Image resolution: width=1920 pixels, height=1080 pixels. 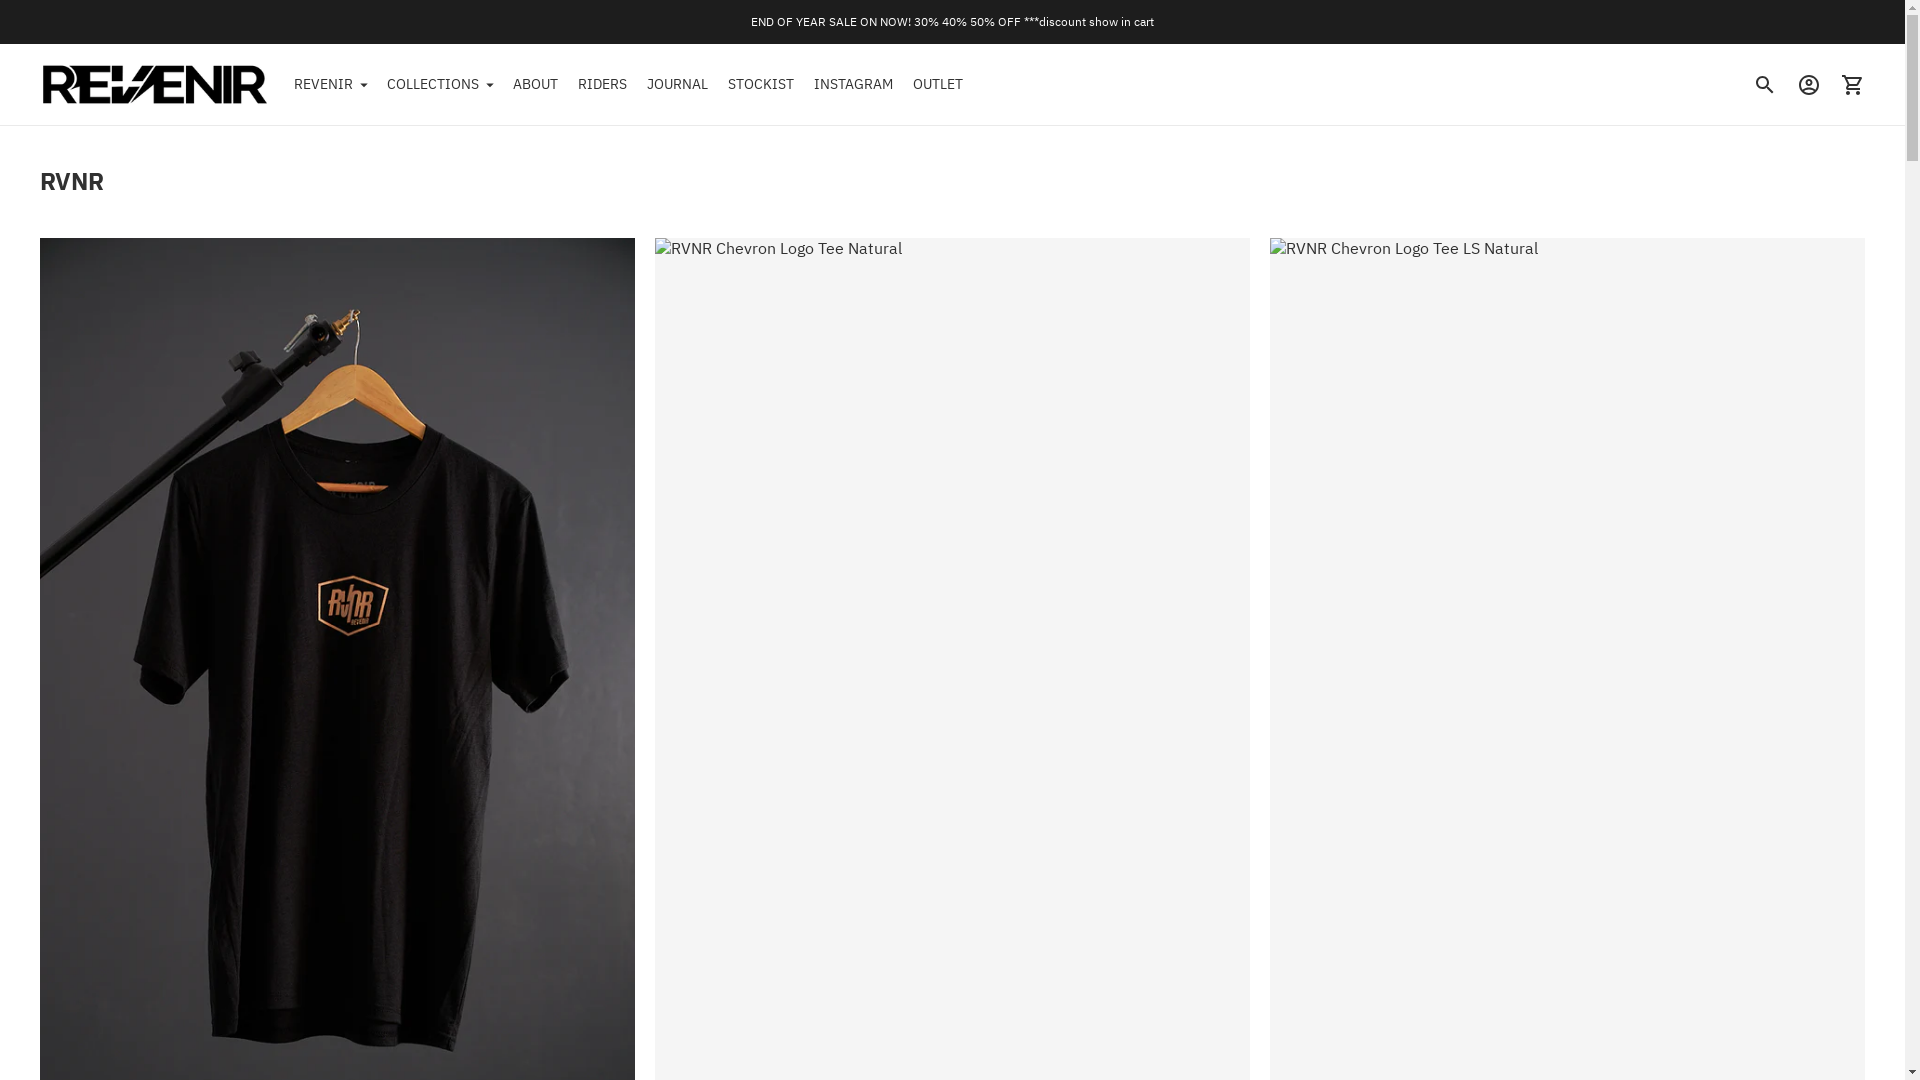 What do you see at coordinates (1765, 83) in the screenshot?
I see `'Search'` at bounding box center [1765, 83].